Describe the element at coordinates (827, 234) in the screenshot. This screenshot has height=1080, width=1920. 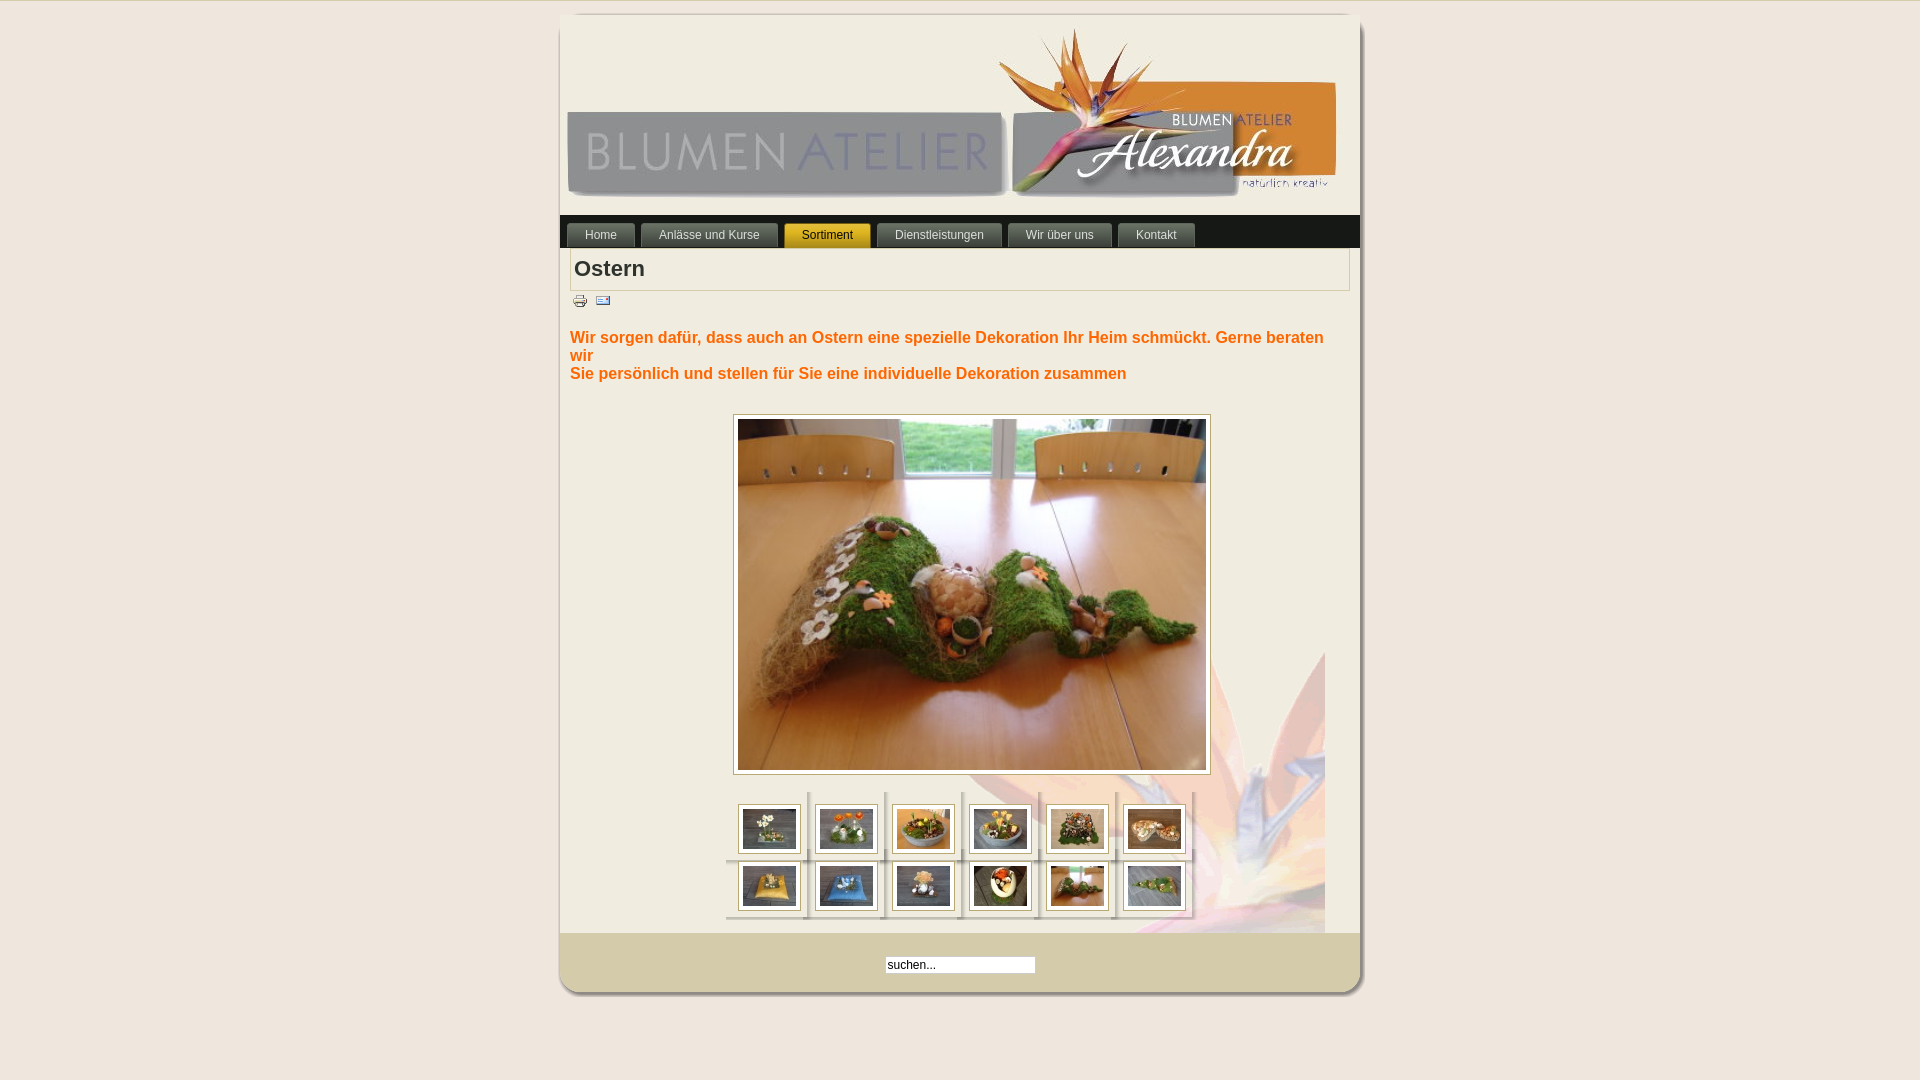
I see `'Sortiment'` at that location.